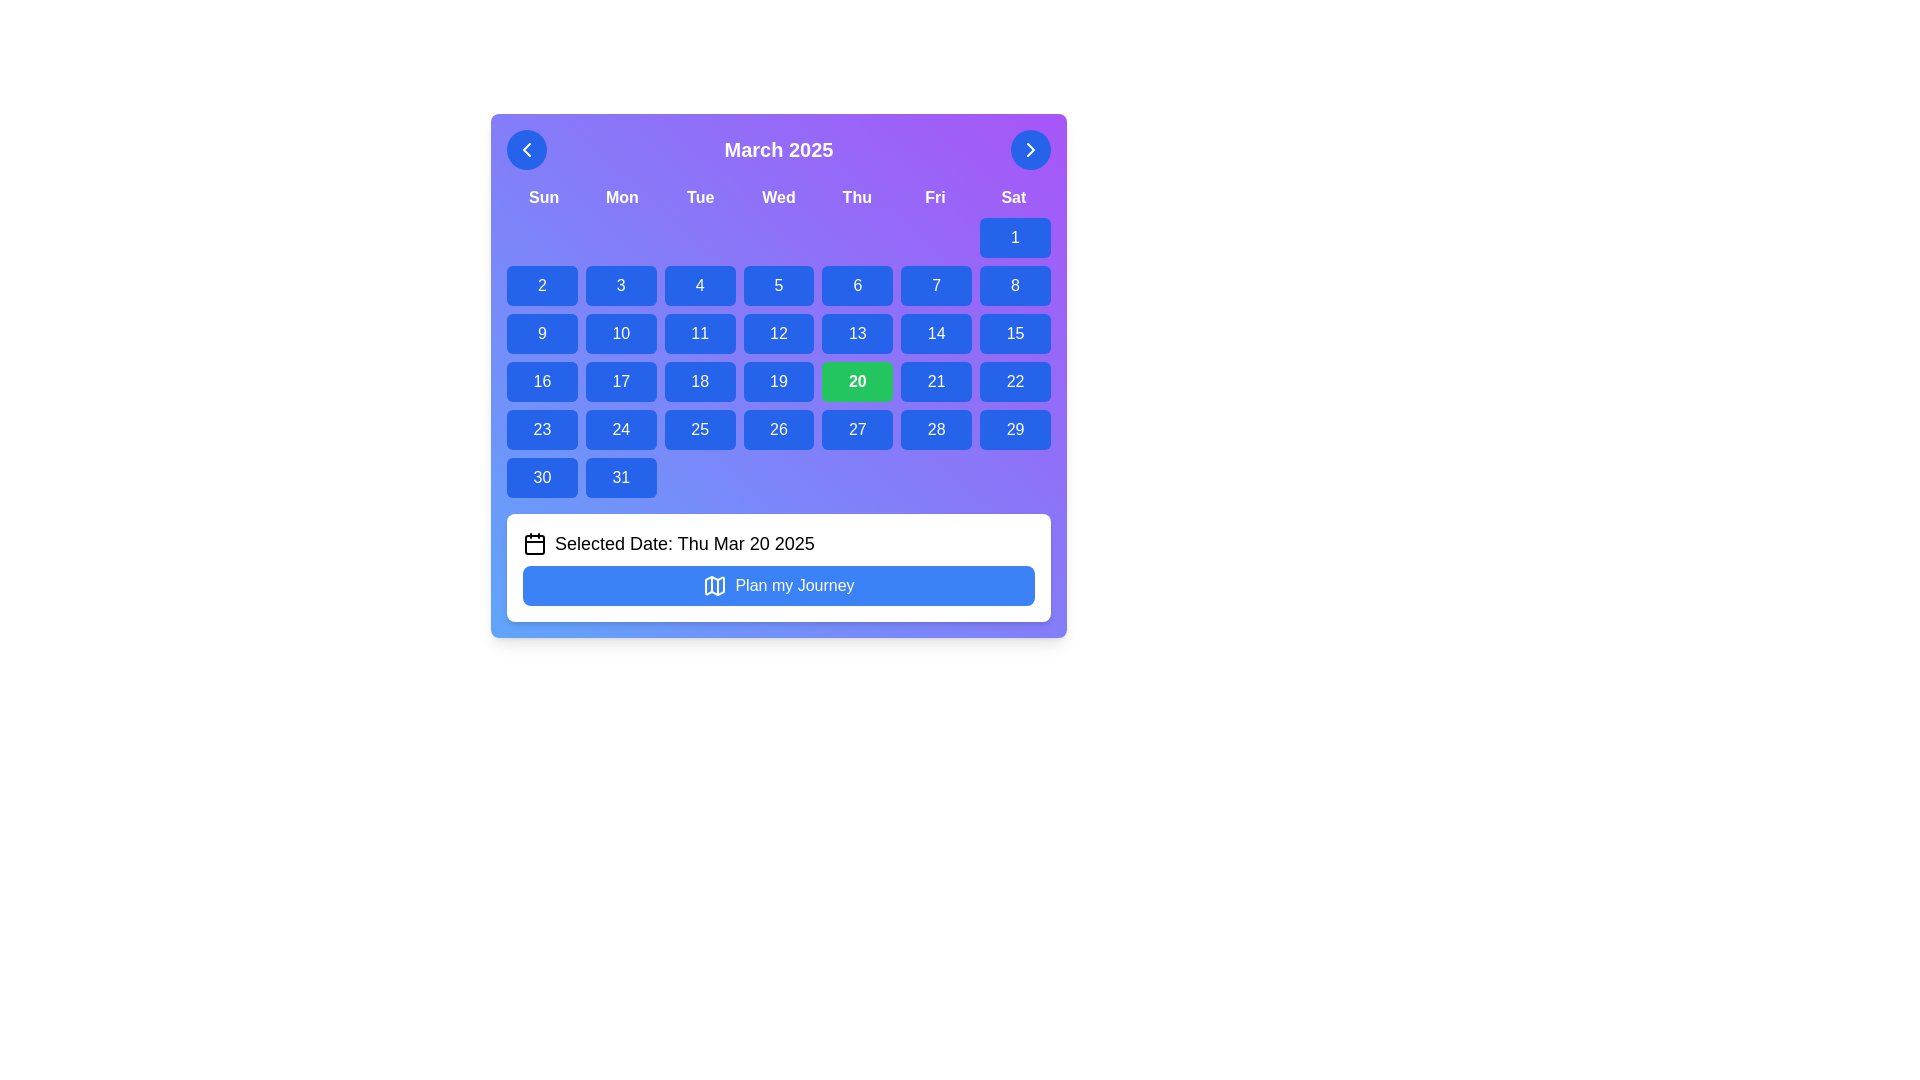  I want to click on the label displaying the currently selected calendar month and year, located at the top of the calendar interface, so click(777, 149).